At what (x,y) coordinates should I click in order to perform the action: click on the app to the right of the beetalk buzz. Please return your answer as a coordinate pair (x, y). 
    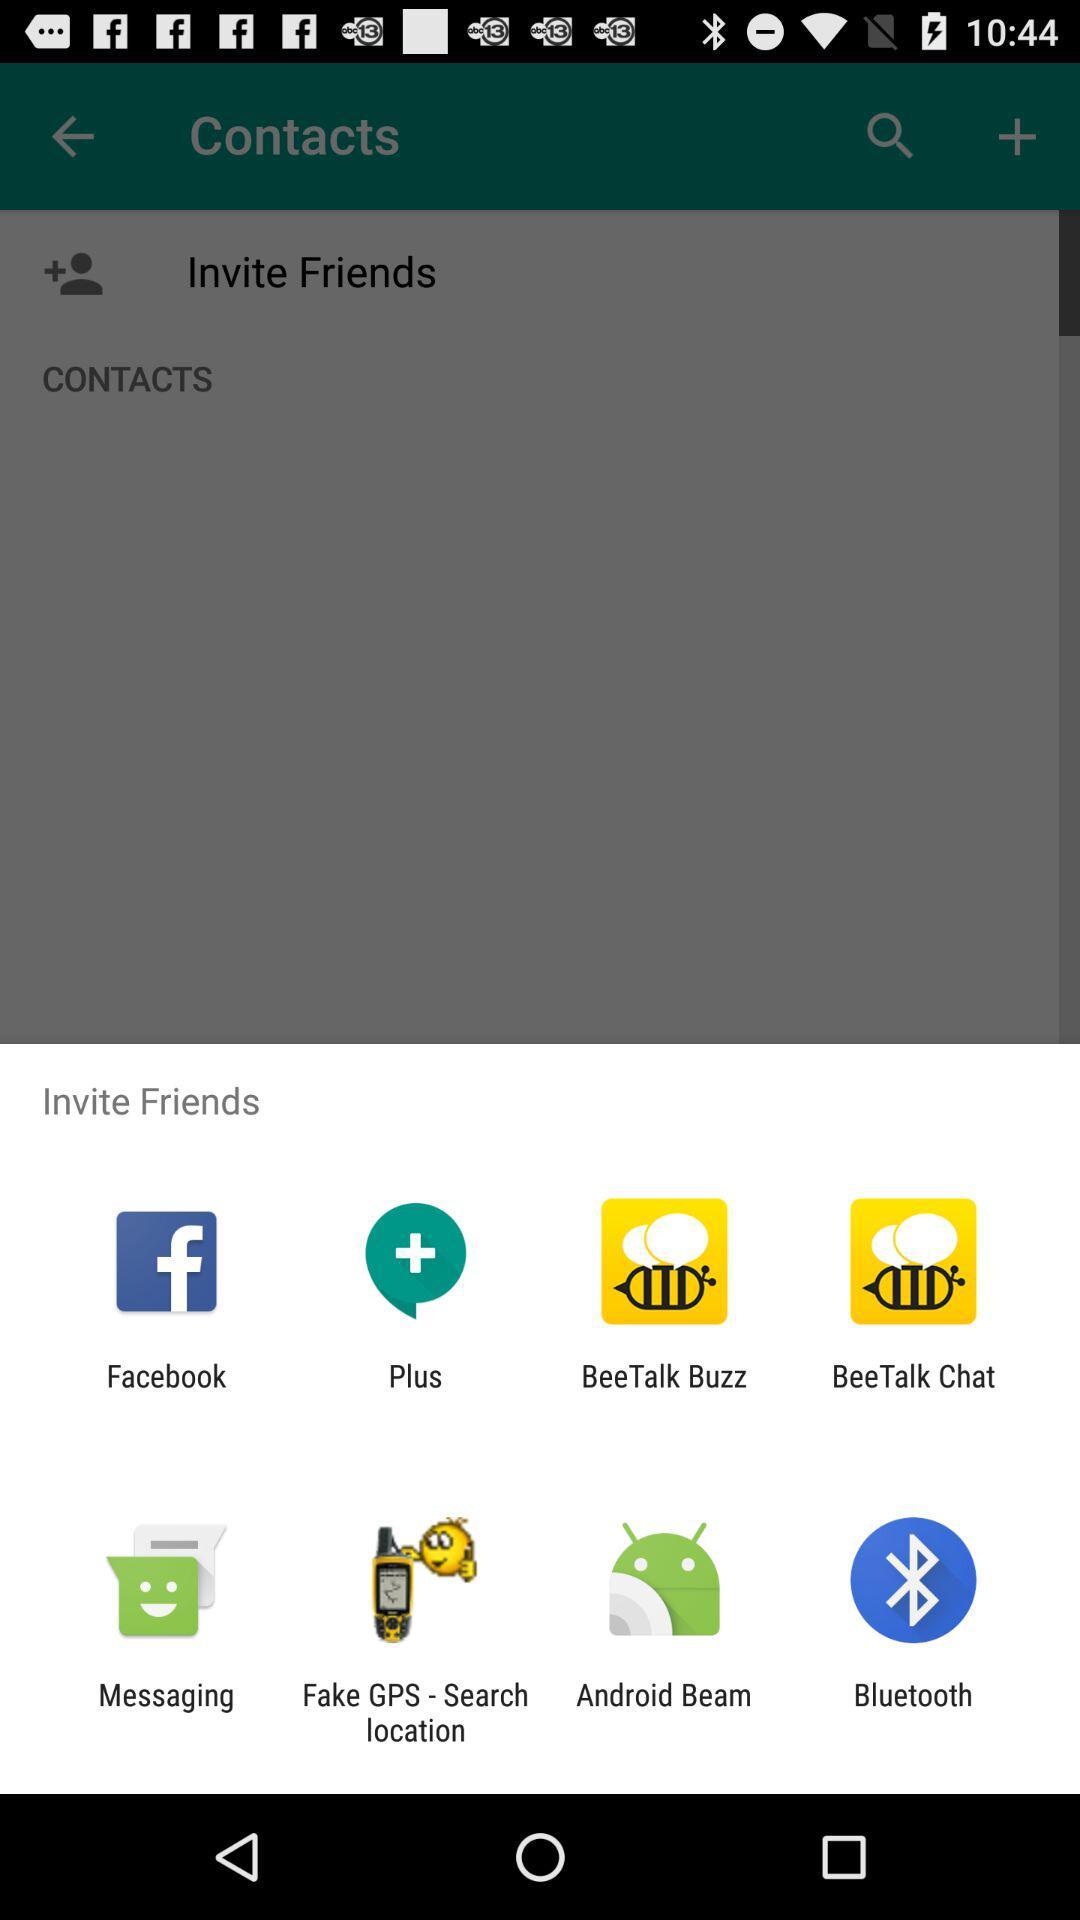
    Looking at the image, I should click on (913, 1392).